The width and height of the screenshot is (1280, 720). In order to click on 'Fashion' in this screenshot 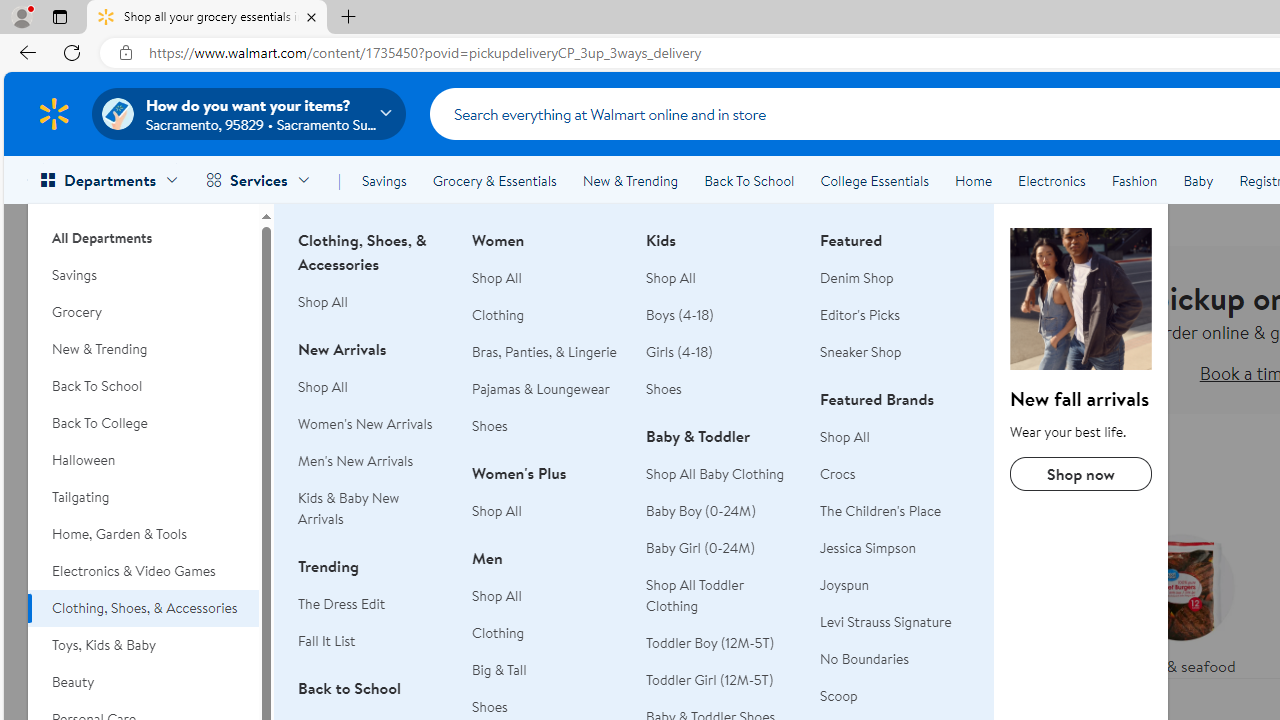, I will do `click(1134, 181)`.